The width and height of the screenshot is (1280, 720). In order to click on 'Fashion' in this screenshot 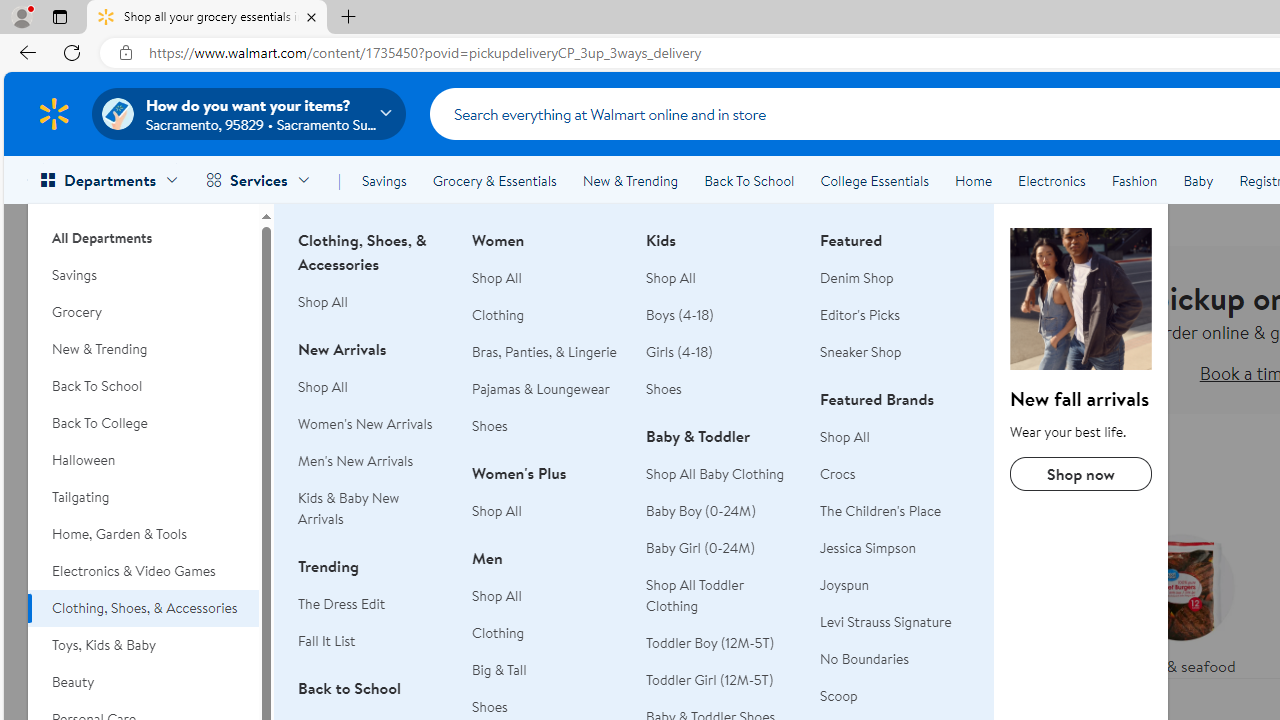, I will do `click(1134, 181)`.